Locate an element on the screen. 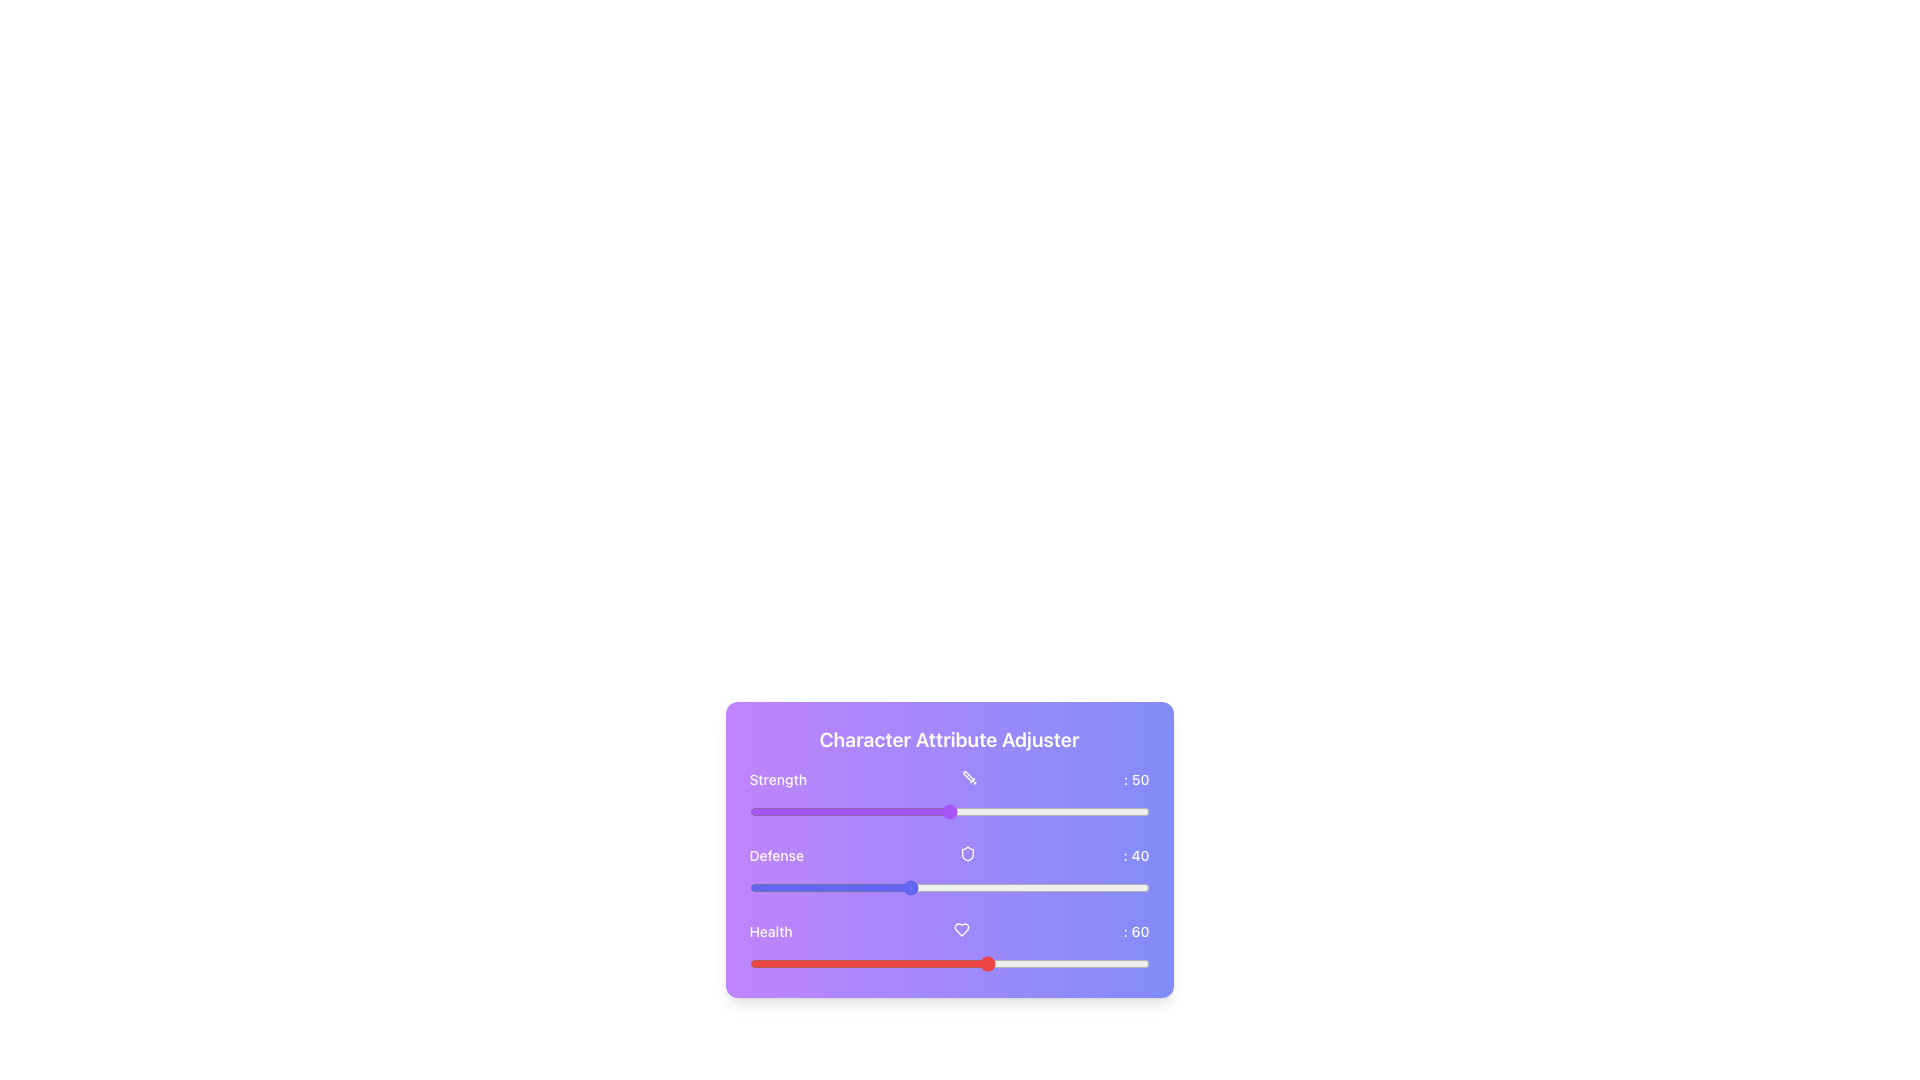  the slider value is located at coordinates (1092, 886).